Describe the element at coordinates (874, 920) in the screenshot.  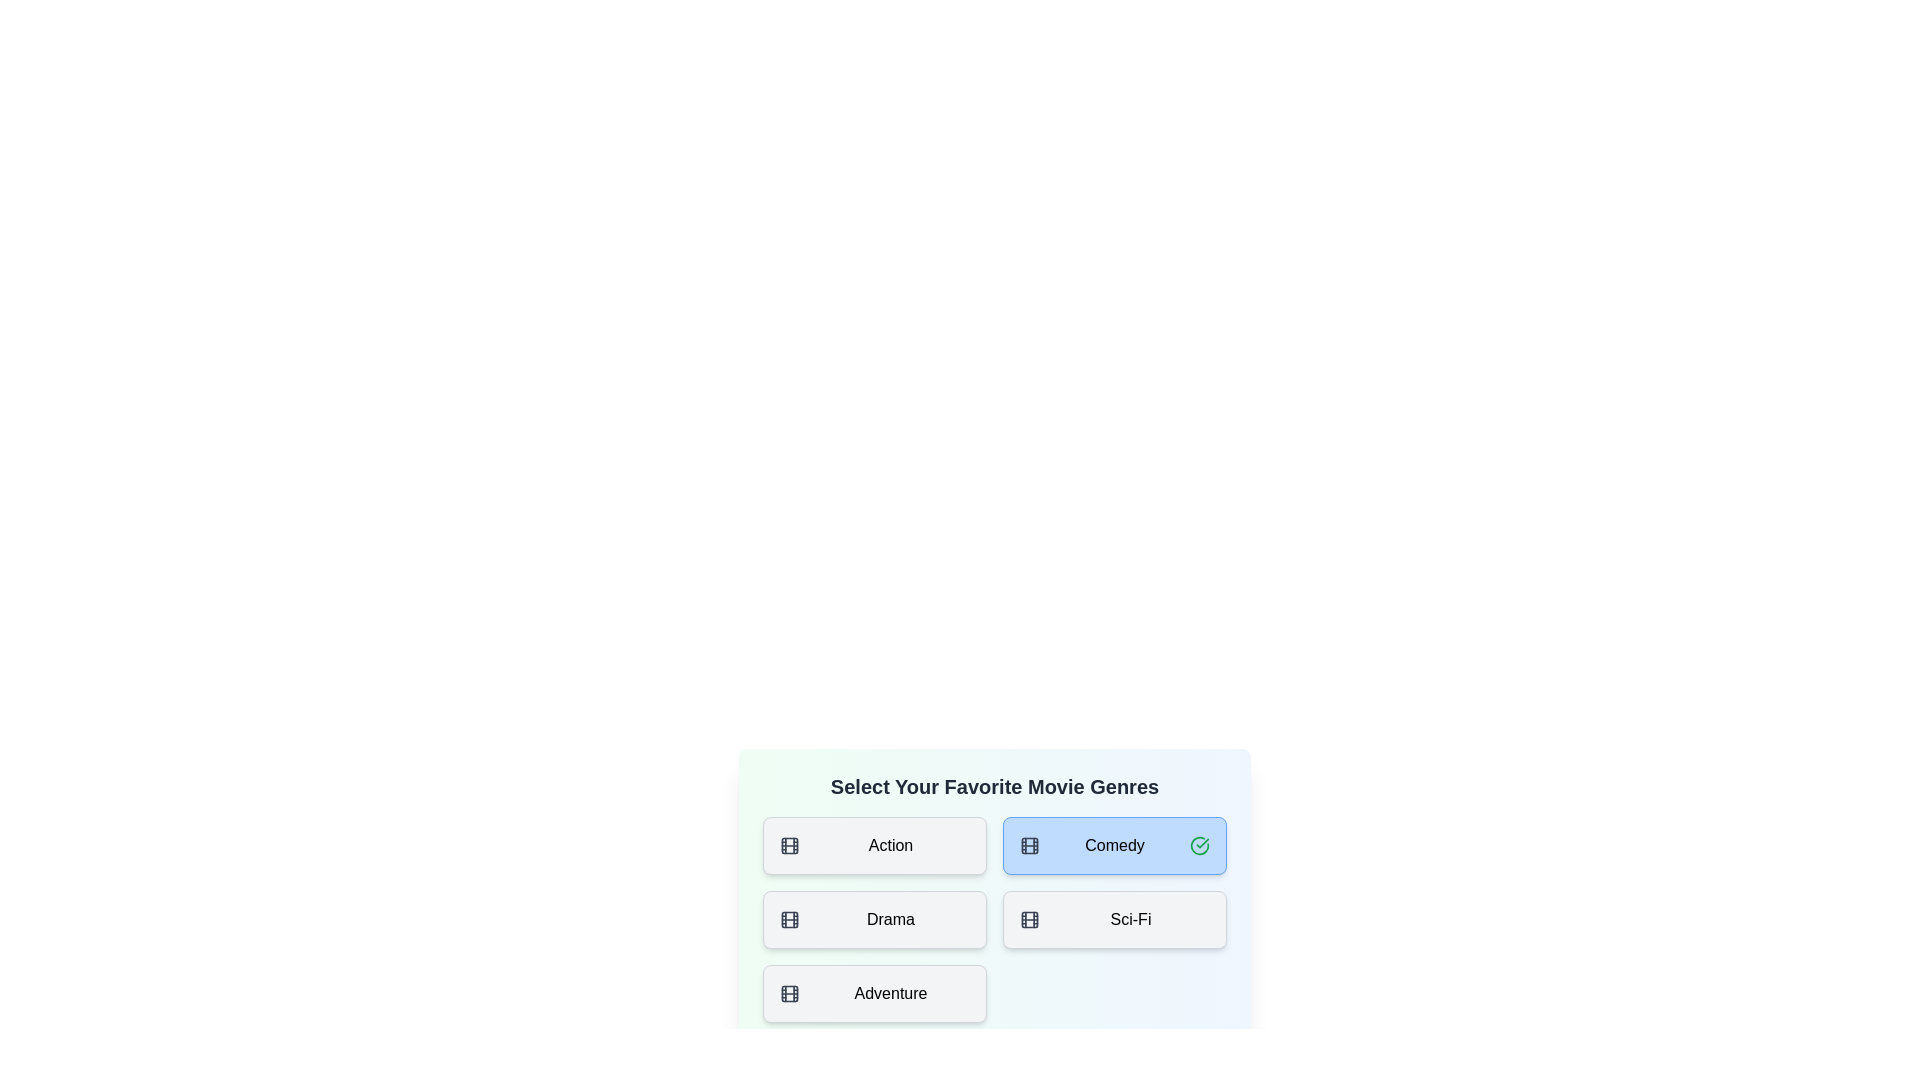
I see `the tile corresponding to the genre Drama to toggle its selection state` at that location.